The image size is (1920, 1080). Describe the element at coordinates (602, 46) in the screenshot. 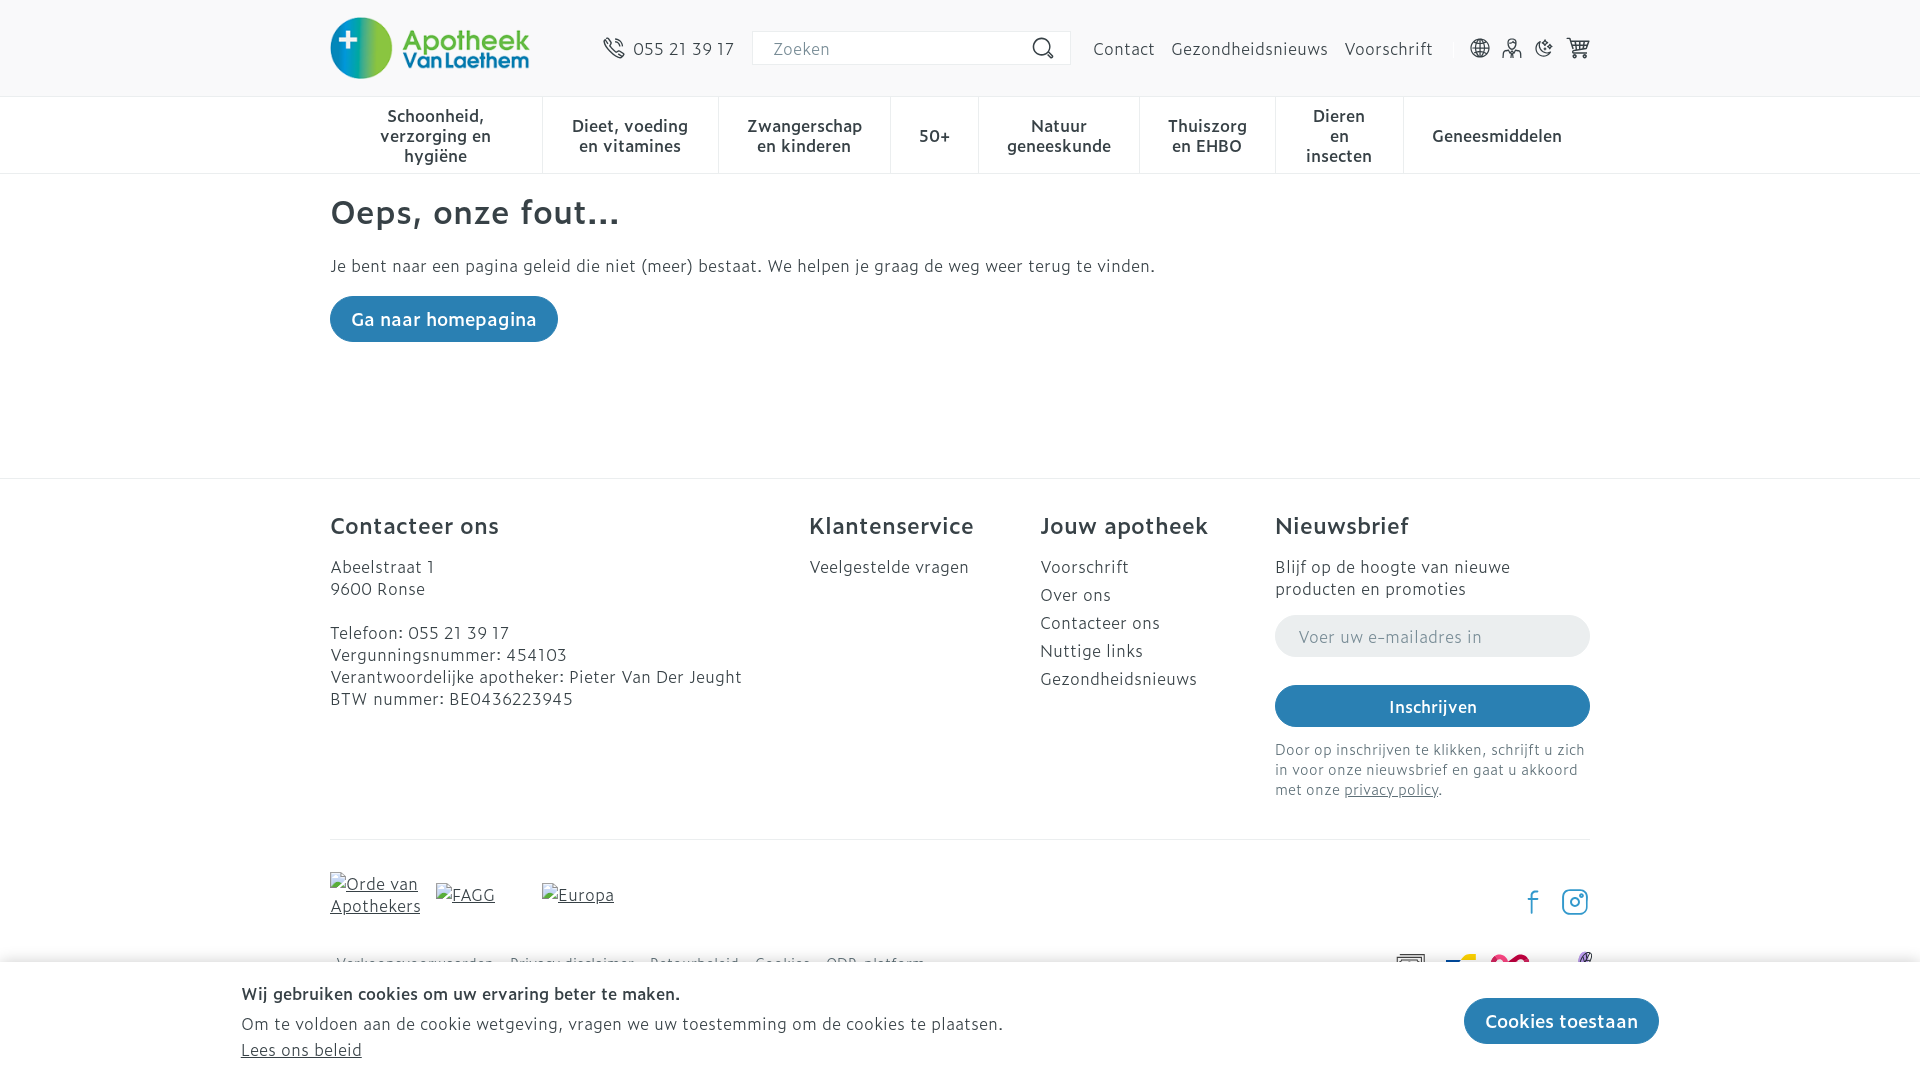

I see `'055 21 39 17'` at that location.